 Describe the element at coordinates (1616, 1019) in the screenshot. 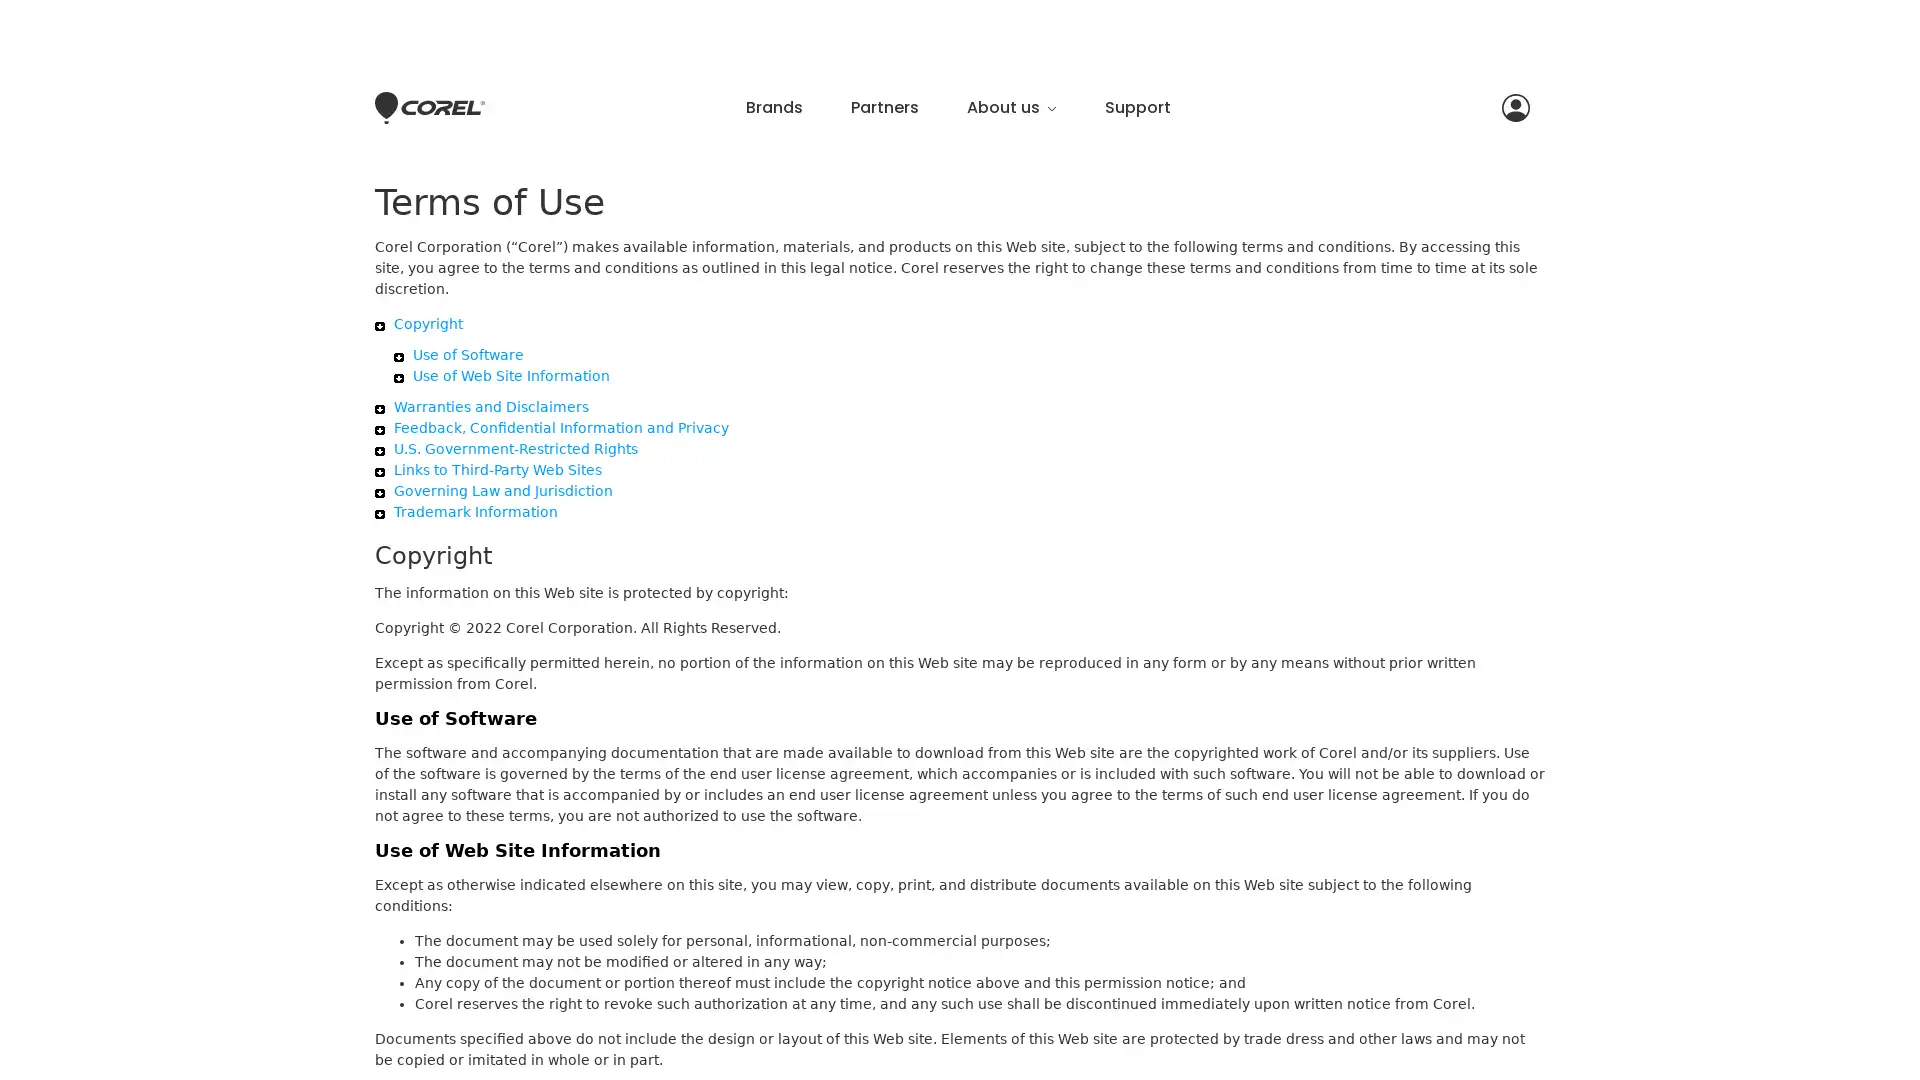

I see `Accept Cookies` at that location.